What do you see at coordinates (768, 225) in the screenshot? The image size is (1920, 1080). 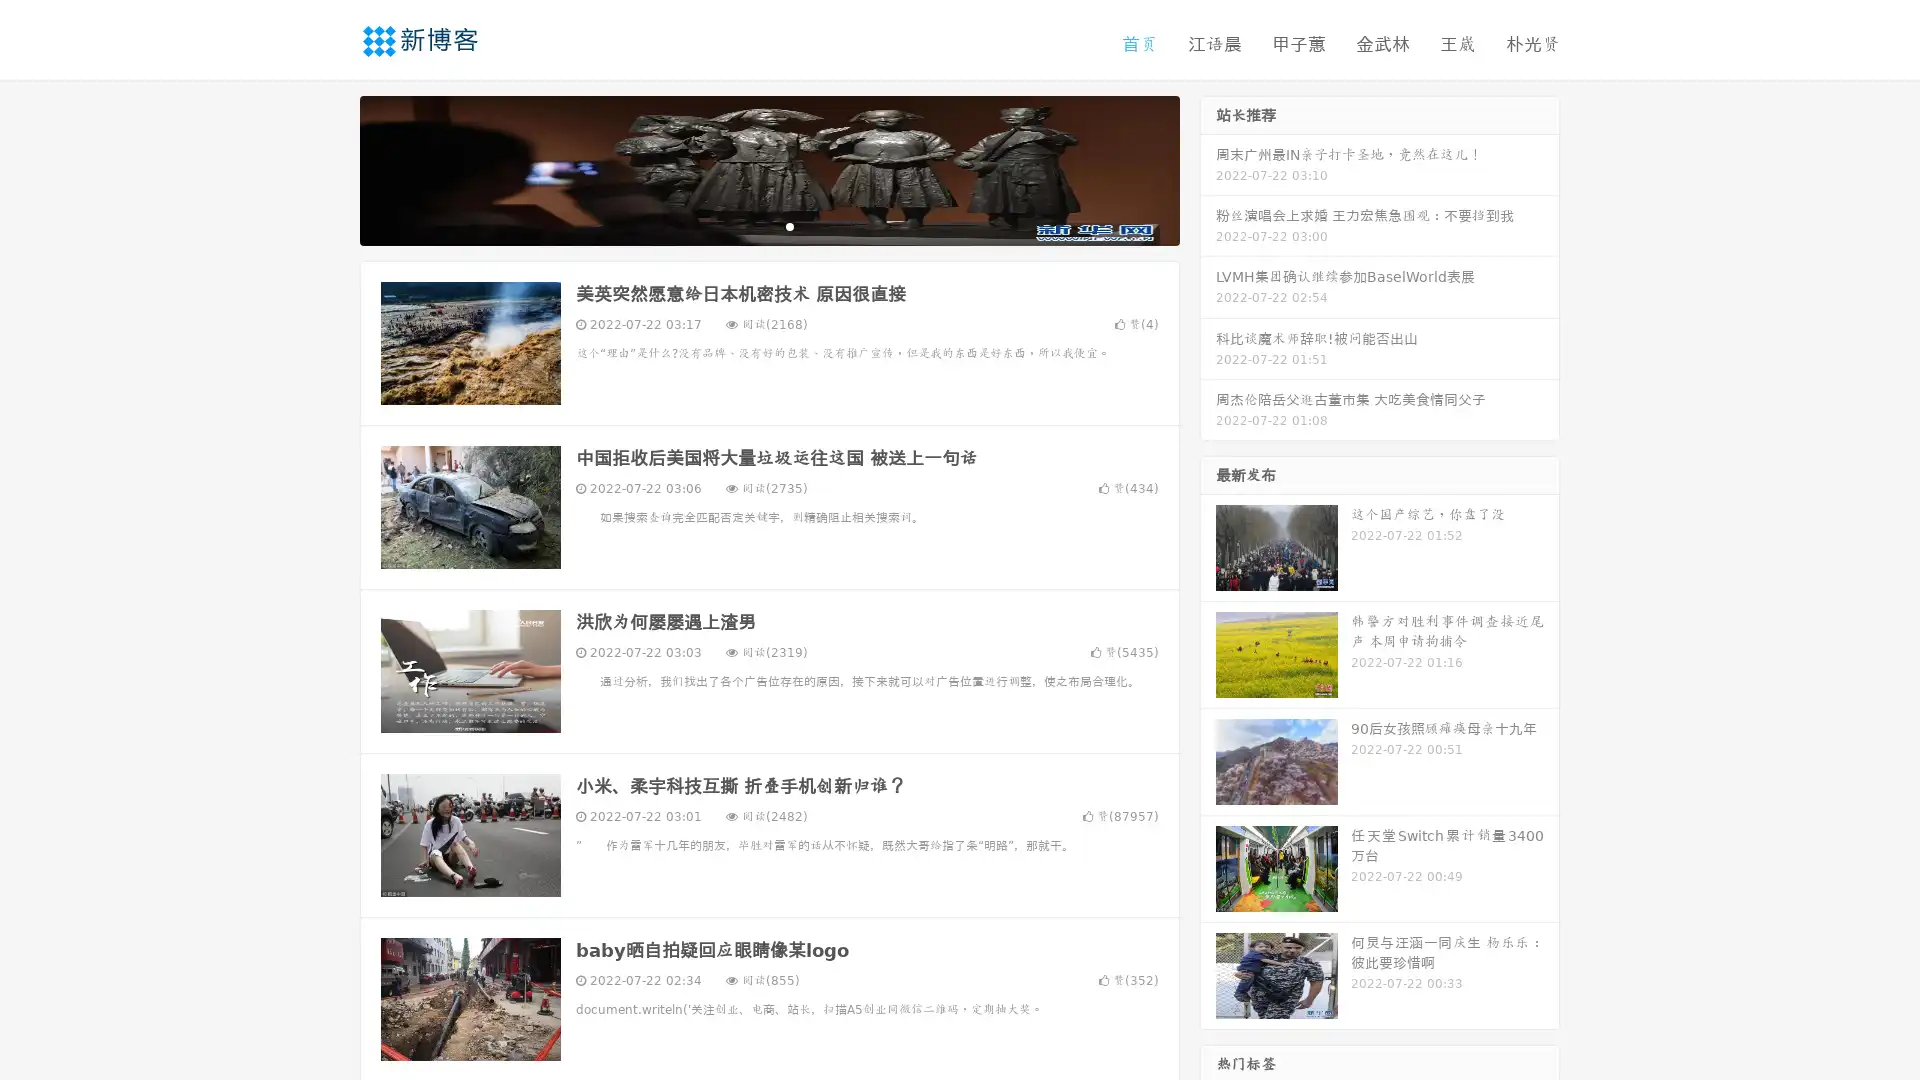 I see `Go to slide 2` at bounding box center [768, 225].